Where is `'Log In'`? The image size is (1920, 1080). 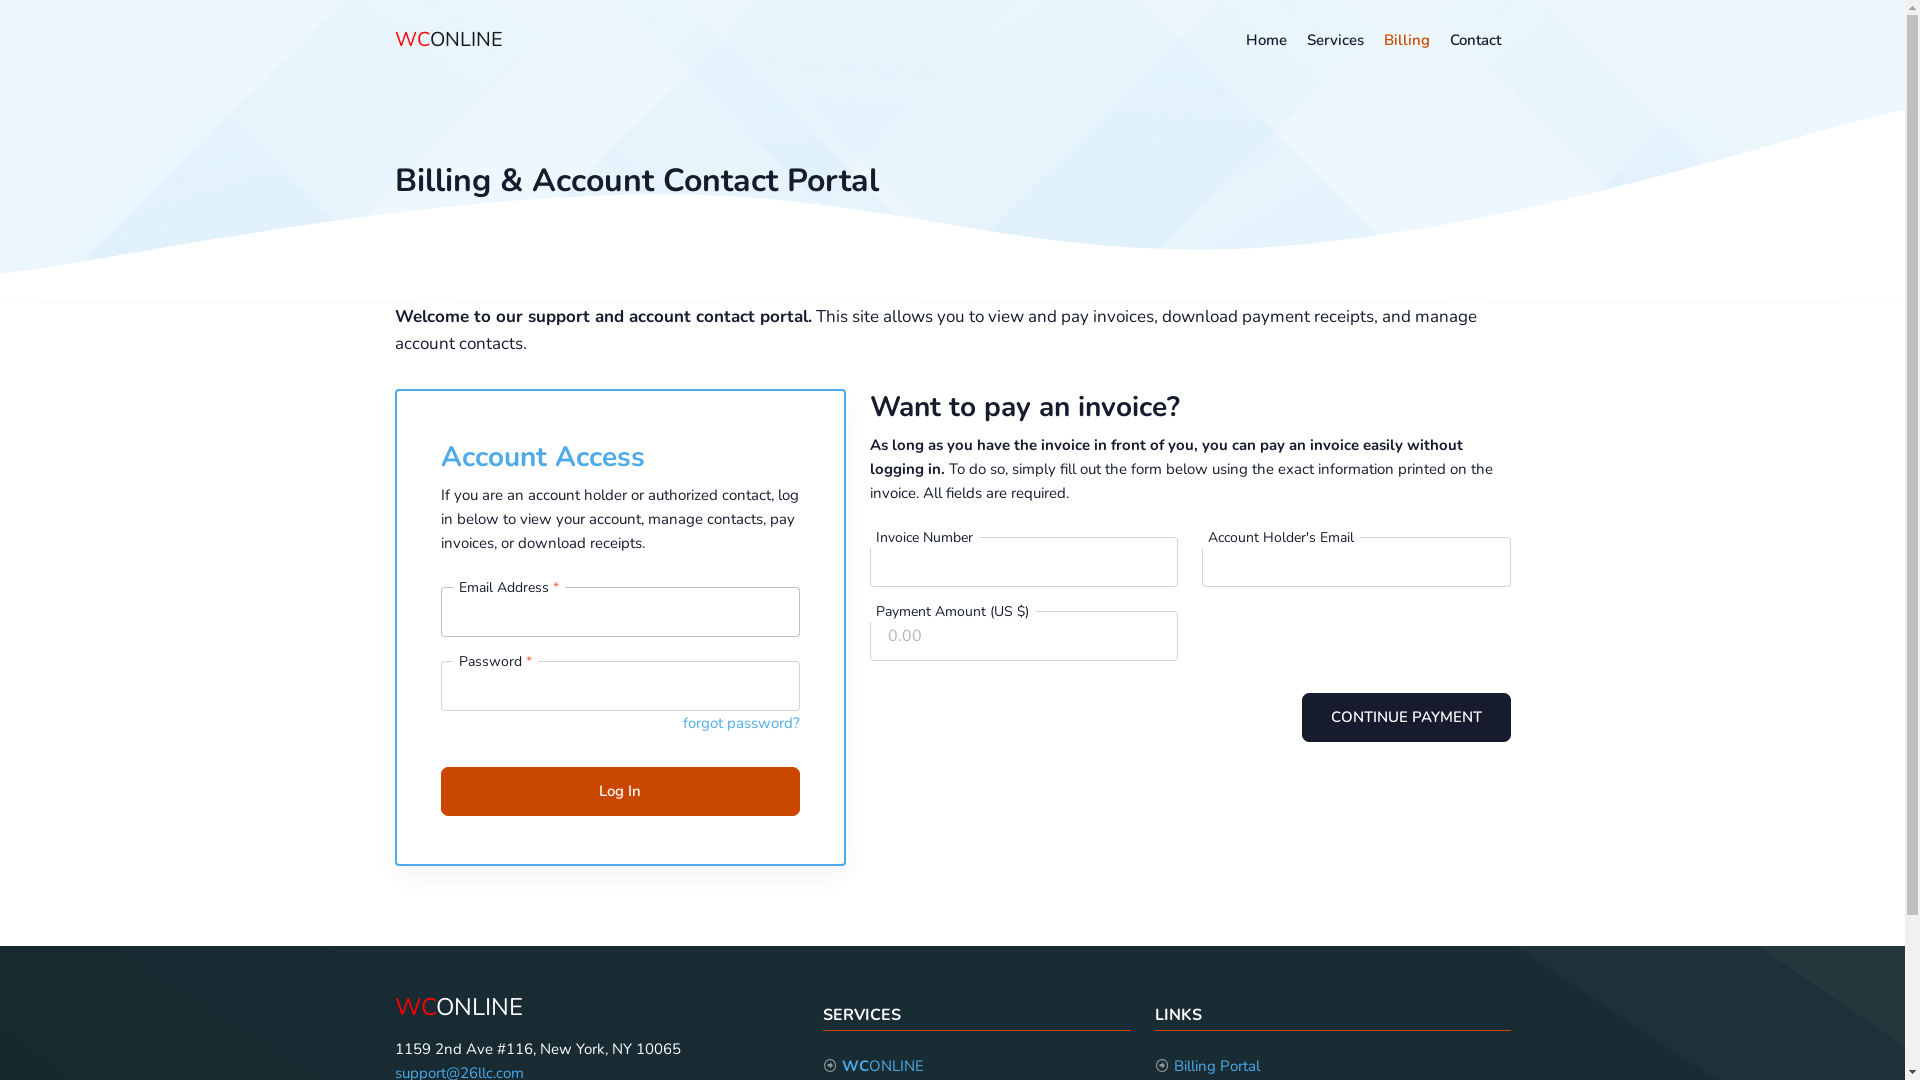
'Log In' is located at coordinates (618, 790).